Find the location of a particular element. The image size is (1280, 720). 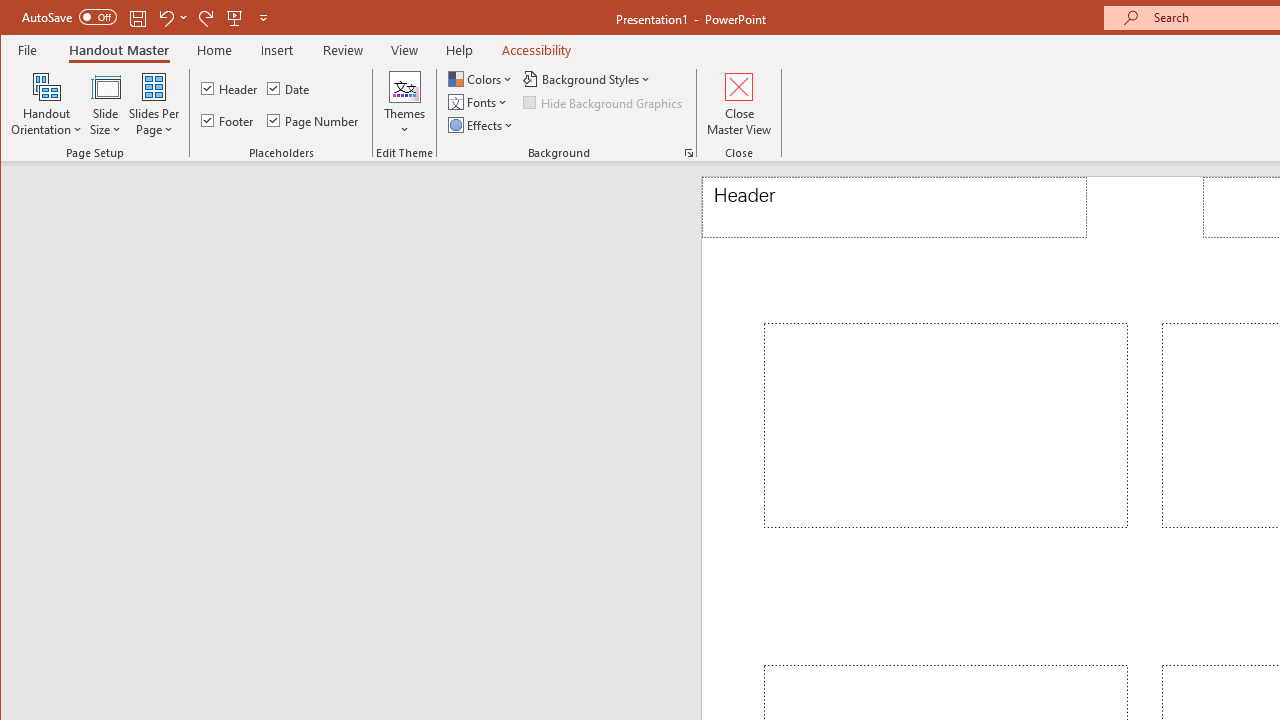

'Effects' is located at coordinates (482, 125).